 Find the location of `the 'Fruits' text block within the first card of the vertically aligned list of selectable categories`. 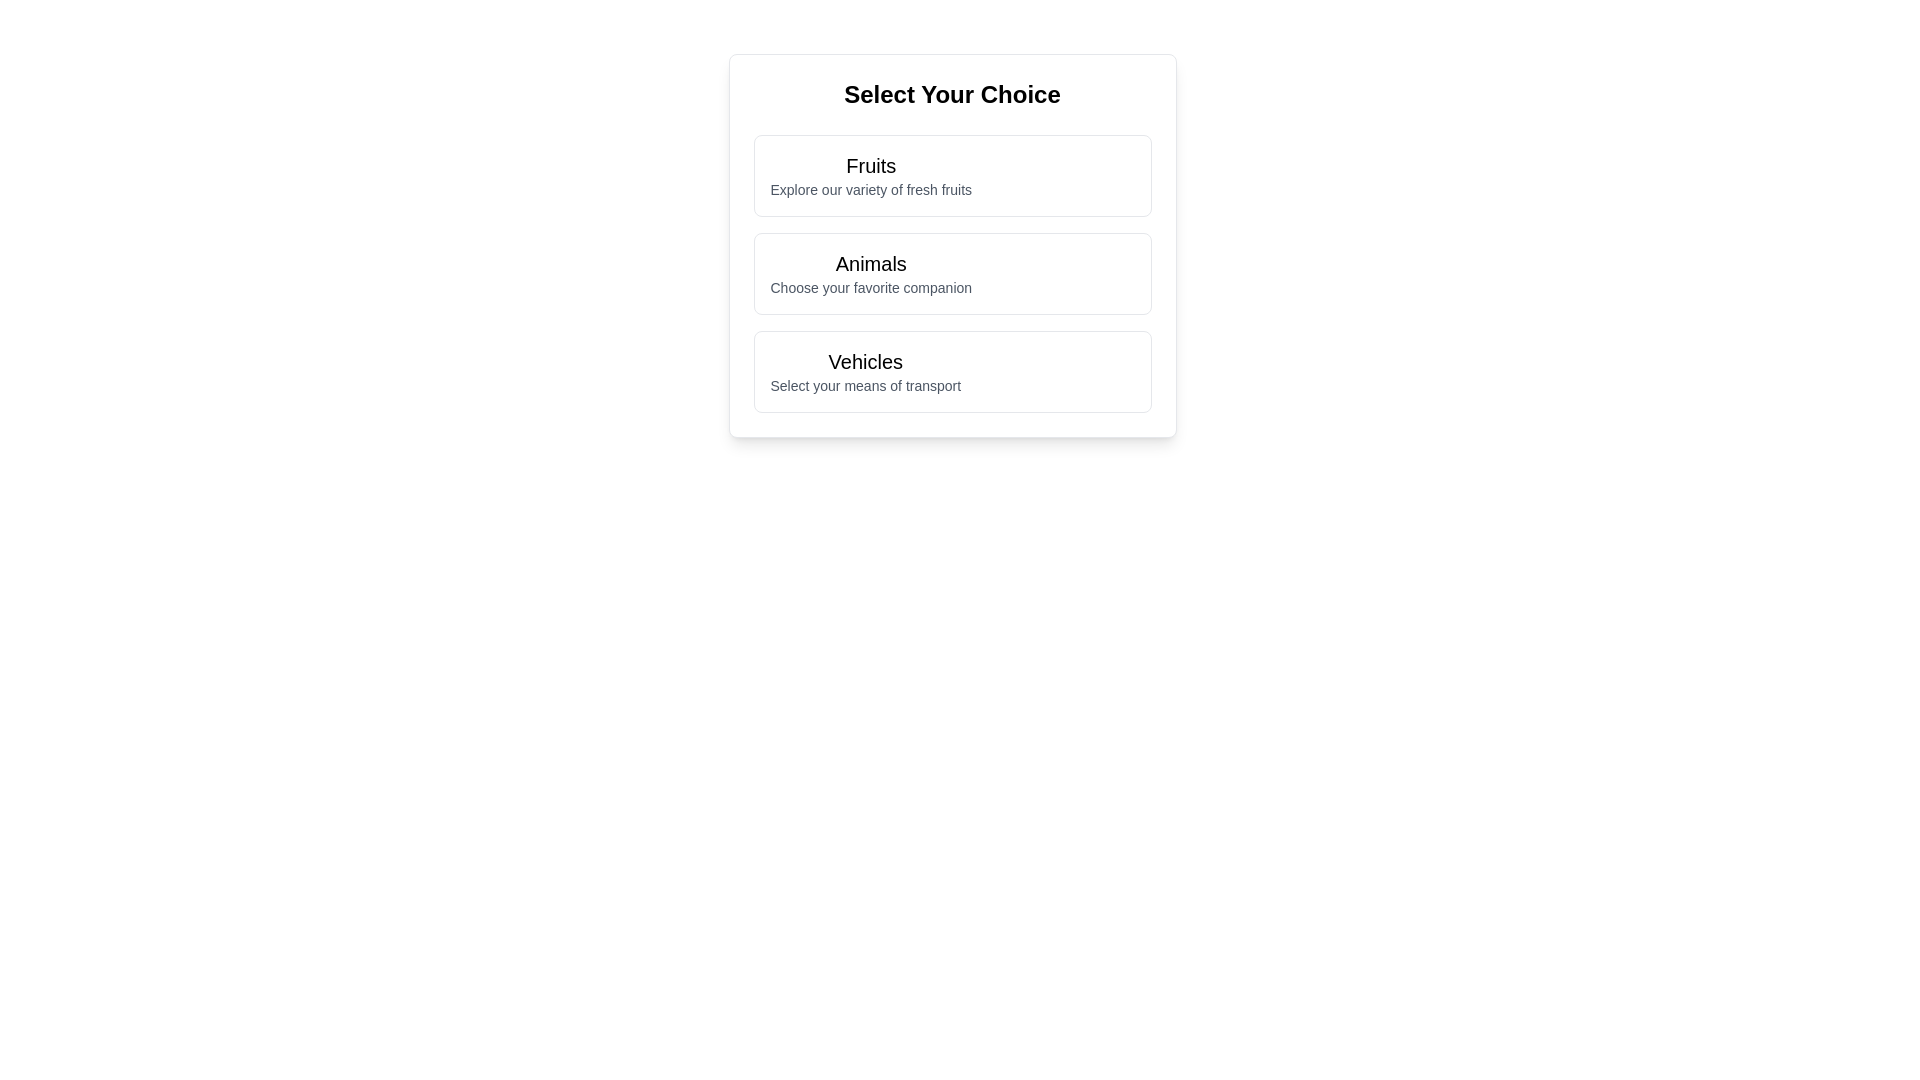

the 'Fruits' text block within the first card of the vertically aligned list of selectable categories is located at coordinates (871, 175).